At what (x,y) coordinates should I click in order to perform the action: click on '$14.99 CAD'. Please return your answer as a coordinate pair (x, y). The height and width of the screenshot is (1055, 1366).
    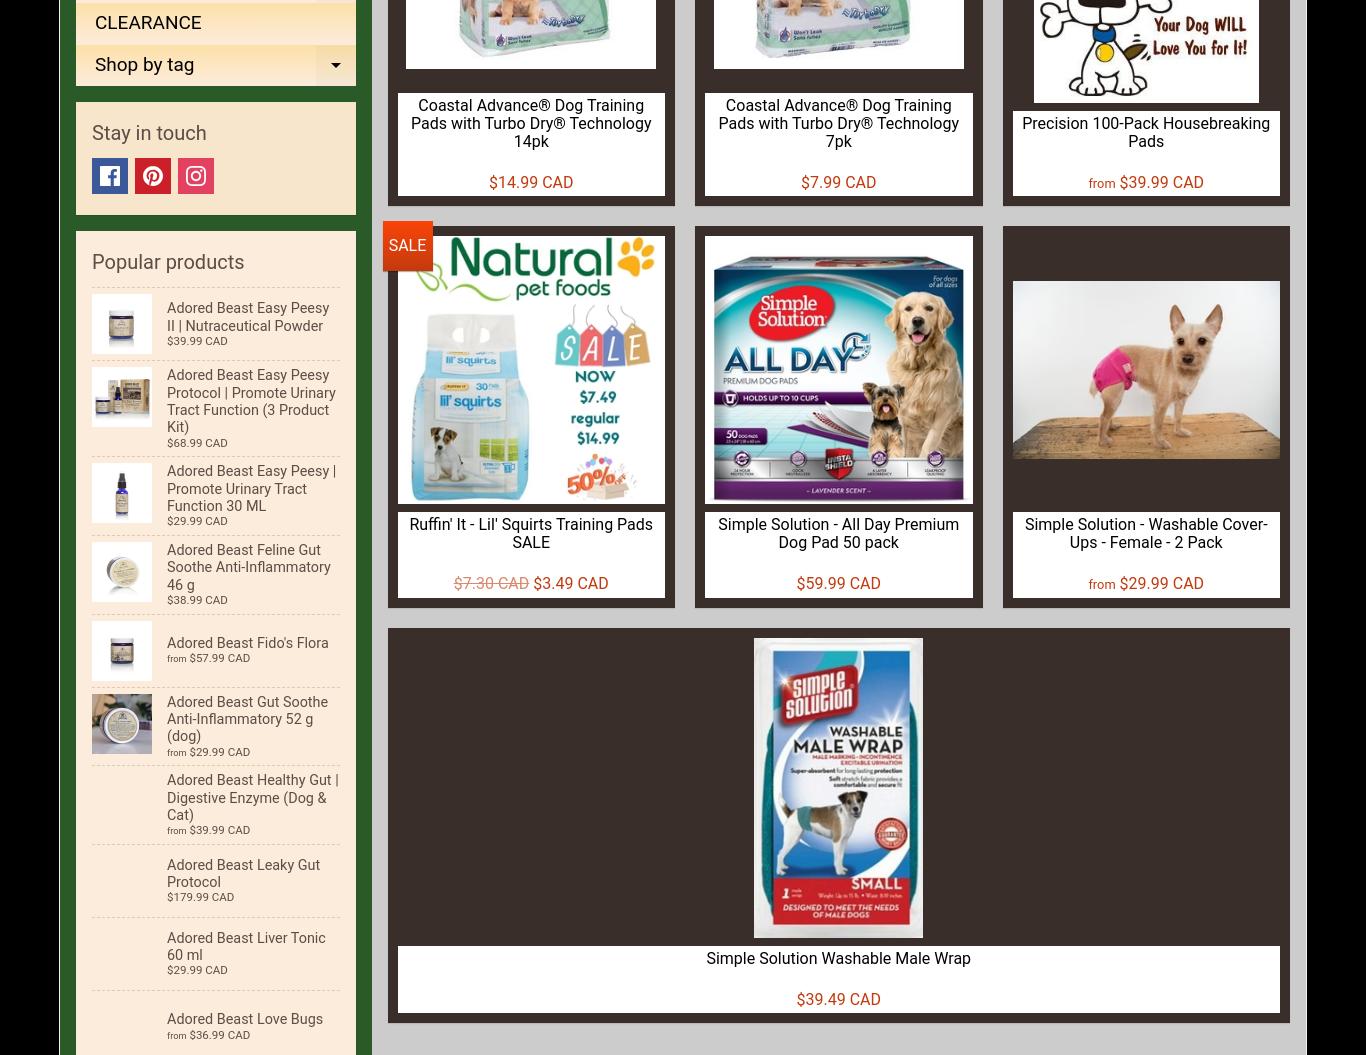
    Looking at the image, I should click on (530, 181).